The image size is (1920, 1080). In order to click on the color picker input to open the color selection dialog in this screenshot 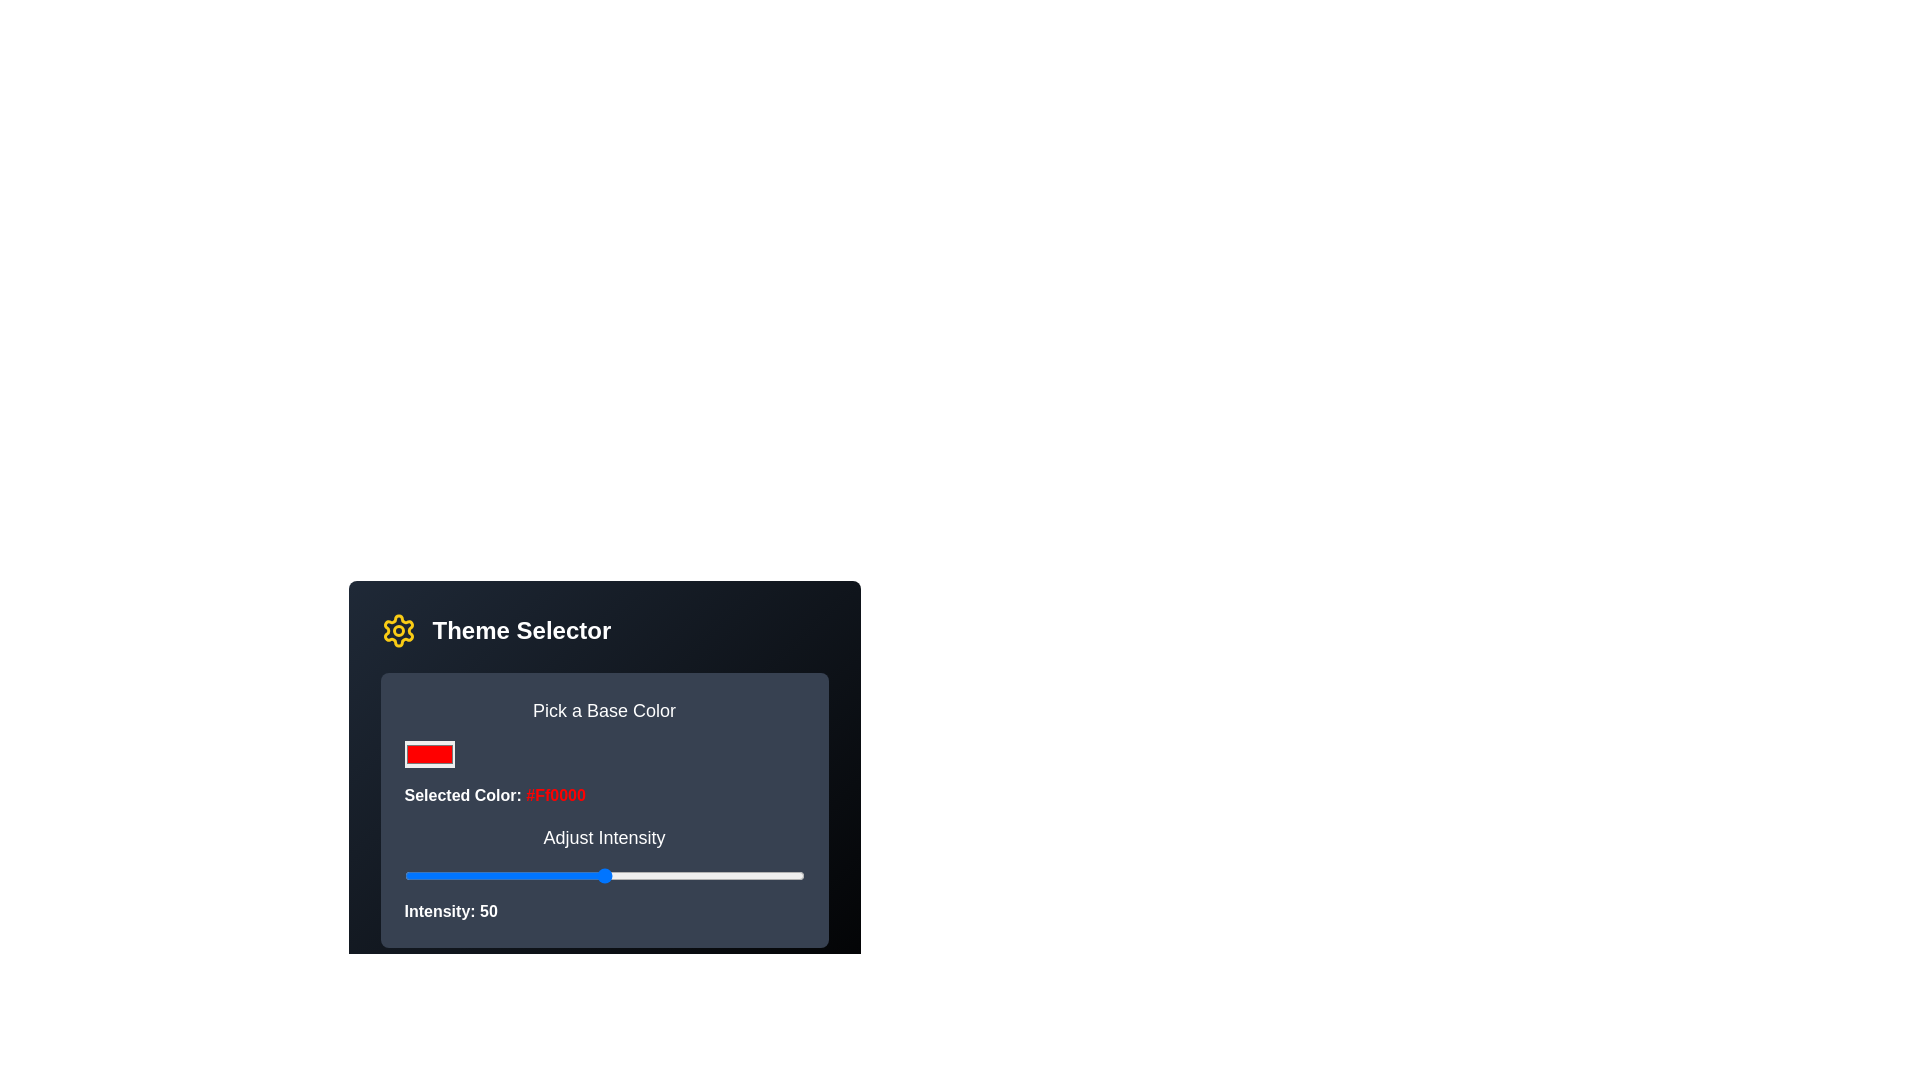, I will do `click(428, 754)`.